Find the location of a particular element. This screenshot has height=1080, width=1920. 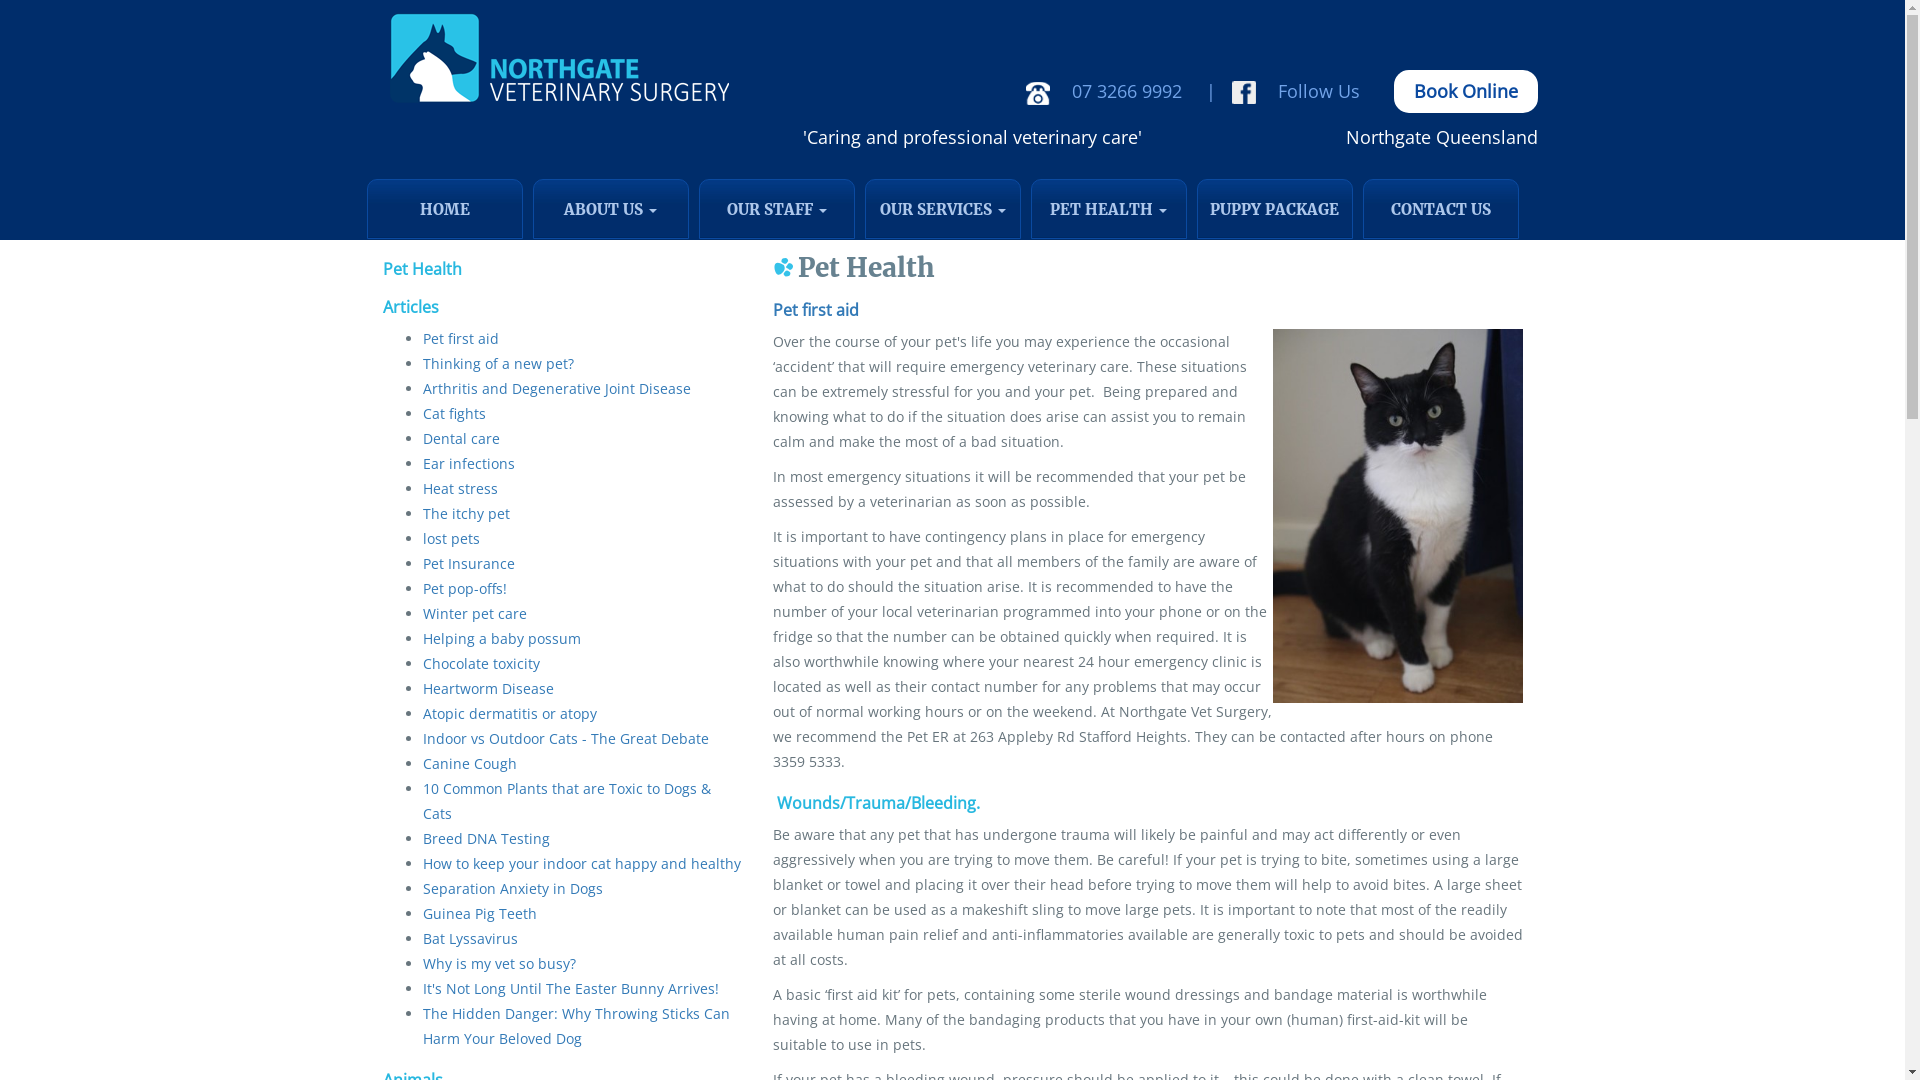

'Pet Insurance' is located at coordinates (466, 563).